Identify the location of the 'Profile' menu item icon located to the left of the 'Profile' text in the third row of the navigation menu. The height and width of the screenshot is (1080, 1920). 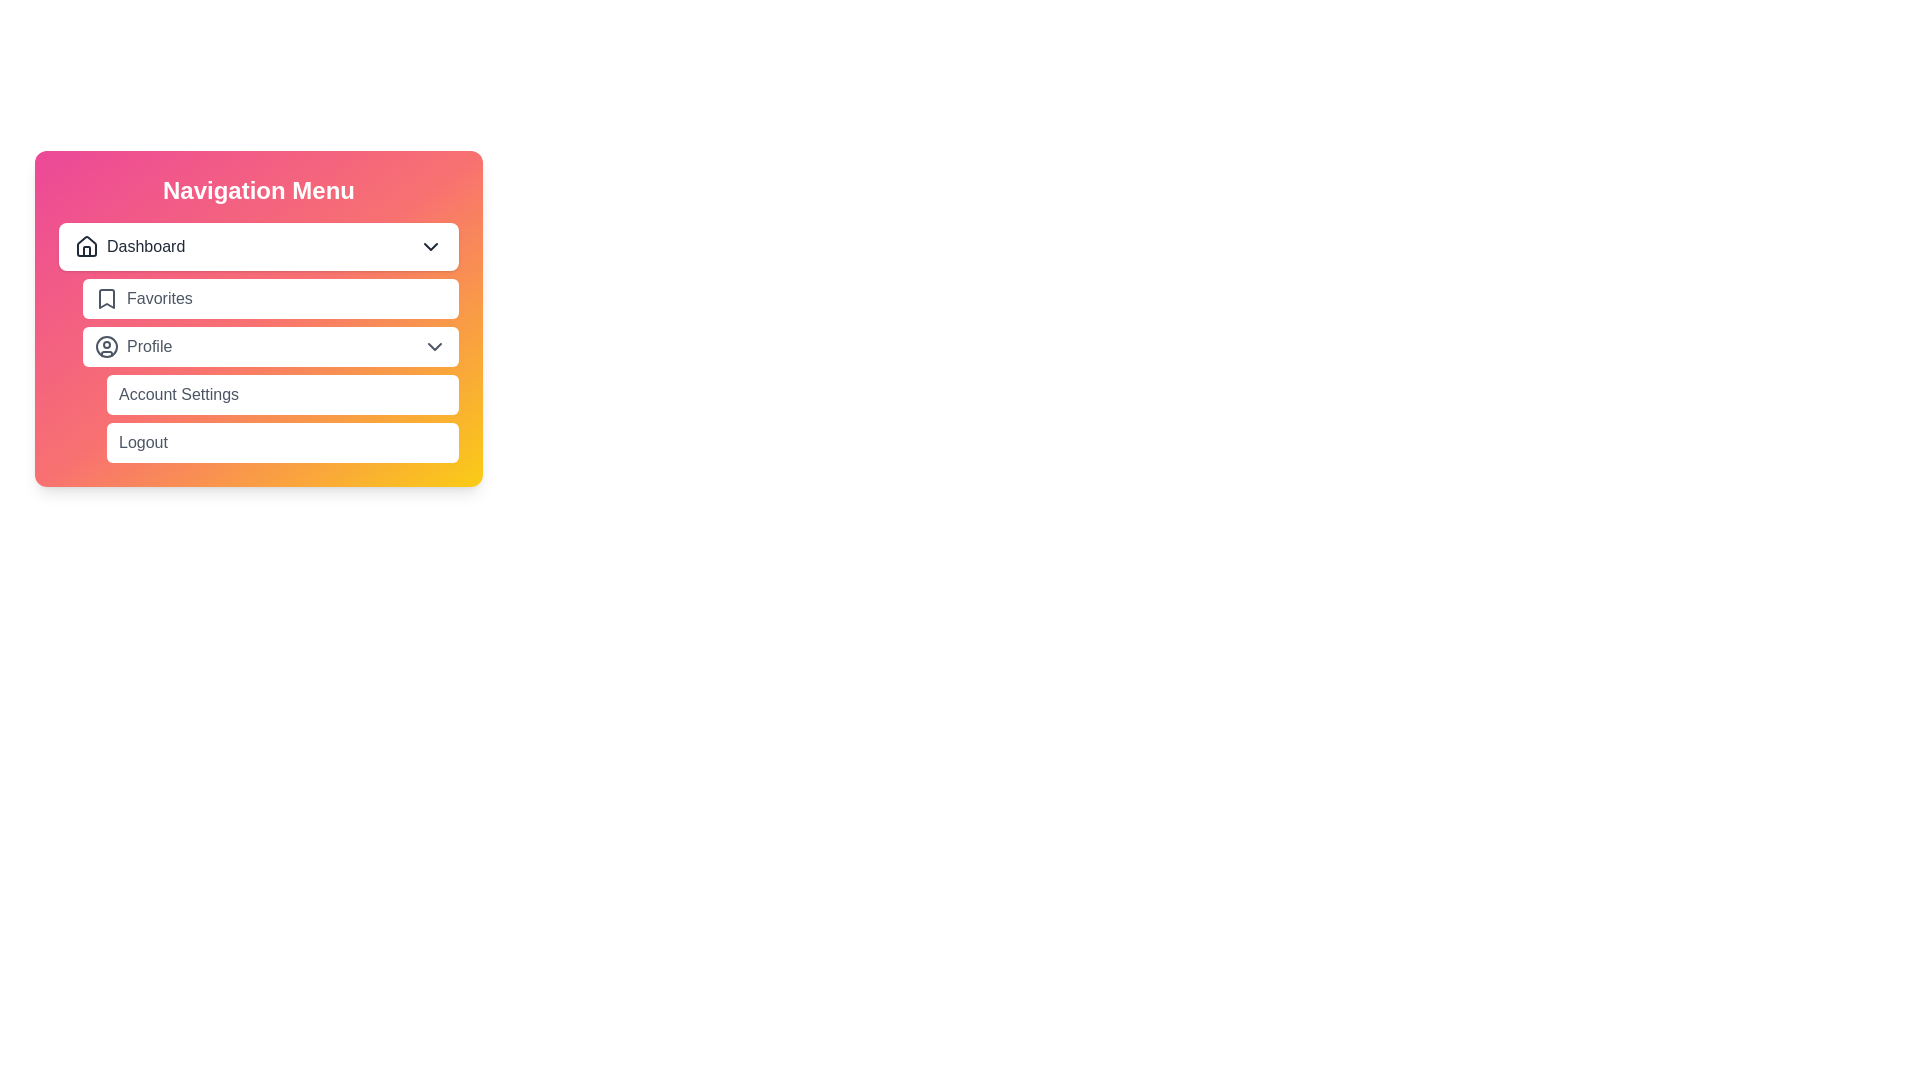
(105, 346).